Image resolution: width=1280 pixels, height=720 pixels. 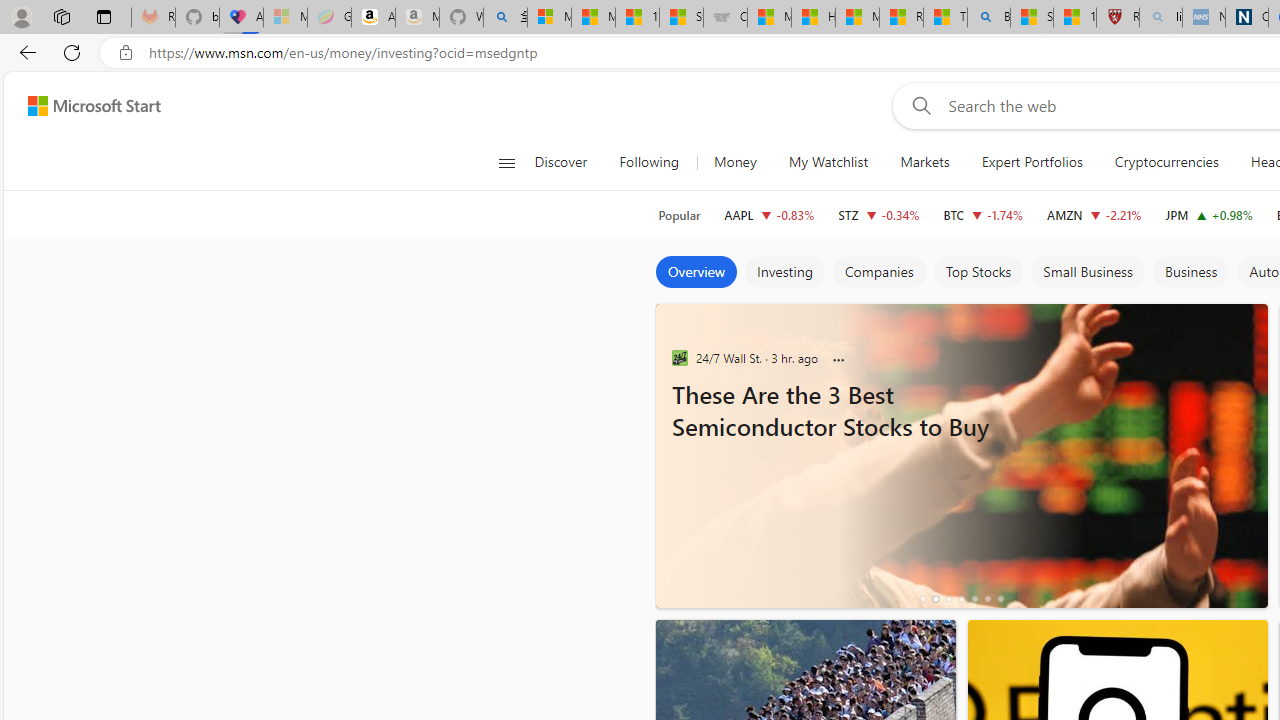 I want to click on 'Companies', so click(x=878, y=272).